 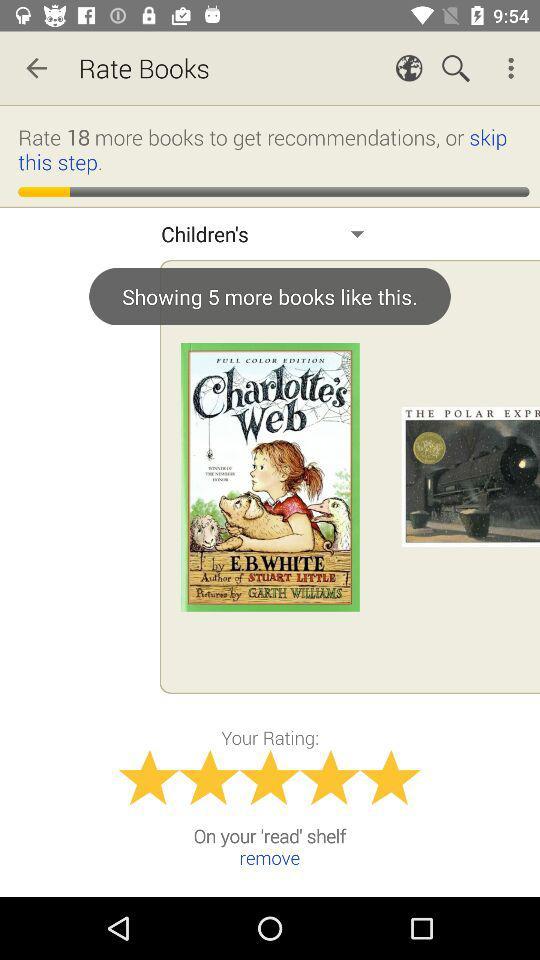 What do you see at coordinates (514, 68) in the screenshot?
I see `the icon shown at the right corner of the page above skip` at bounding box center [514, 68].